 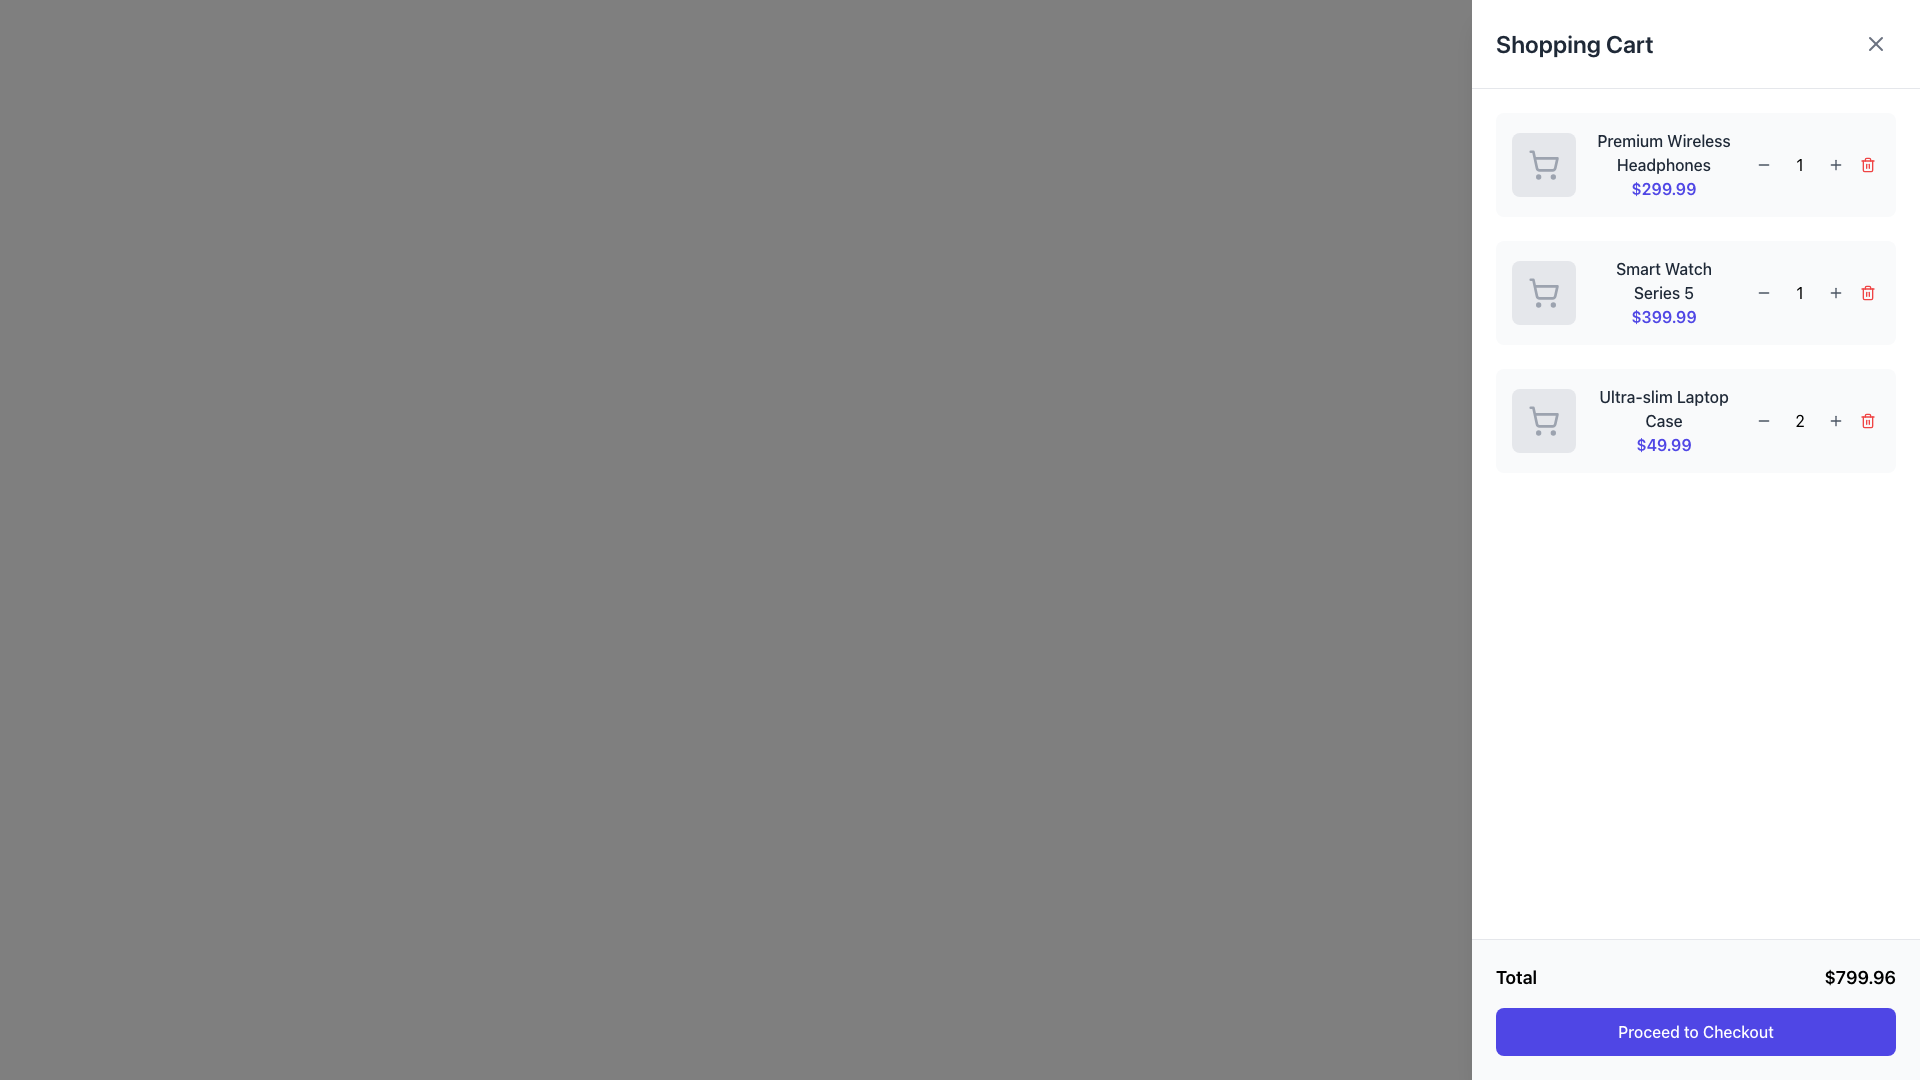 What do you see at coordinates (1875, 43) in the screenshot?
I see `the button located at the top-right corner of the 'Shopping Cart' interface` at bounding box center [1875, 43].